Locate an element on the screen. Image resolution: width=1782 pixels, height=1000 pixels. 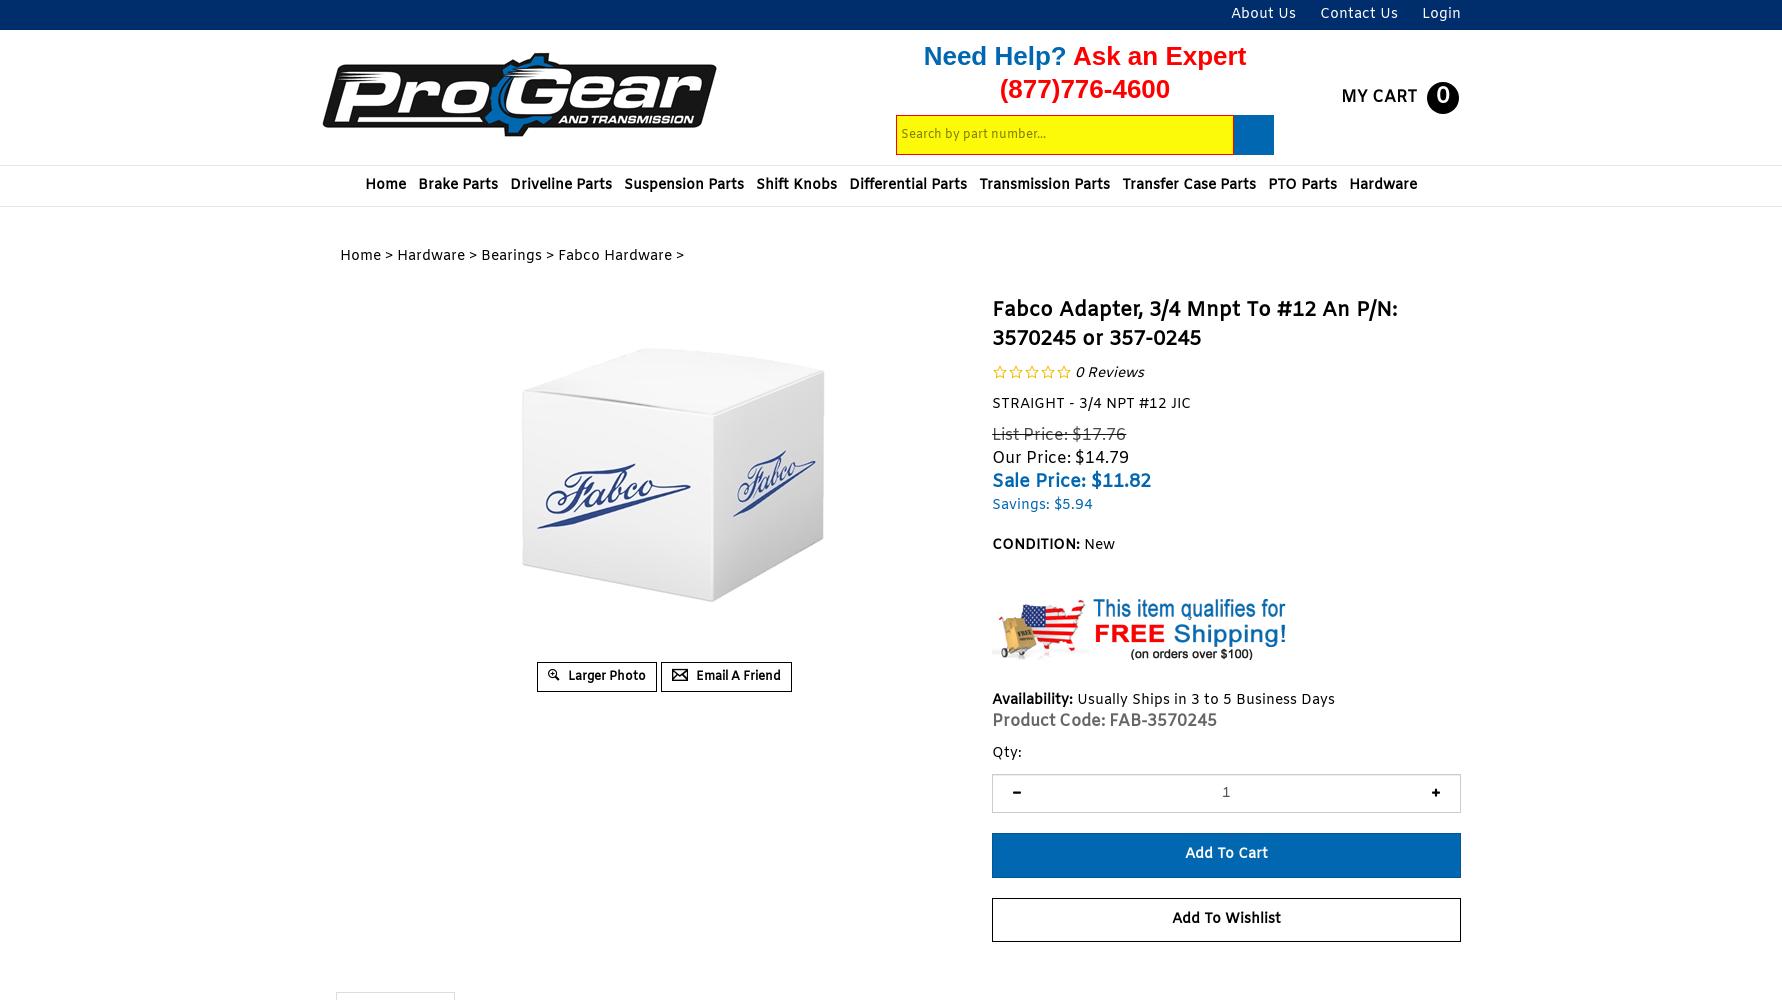
'Brake Parts' is located at coordinates (456, 185).